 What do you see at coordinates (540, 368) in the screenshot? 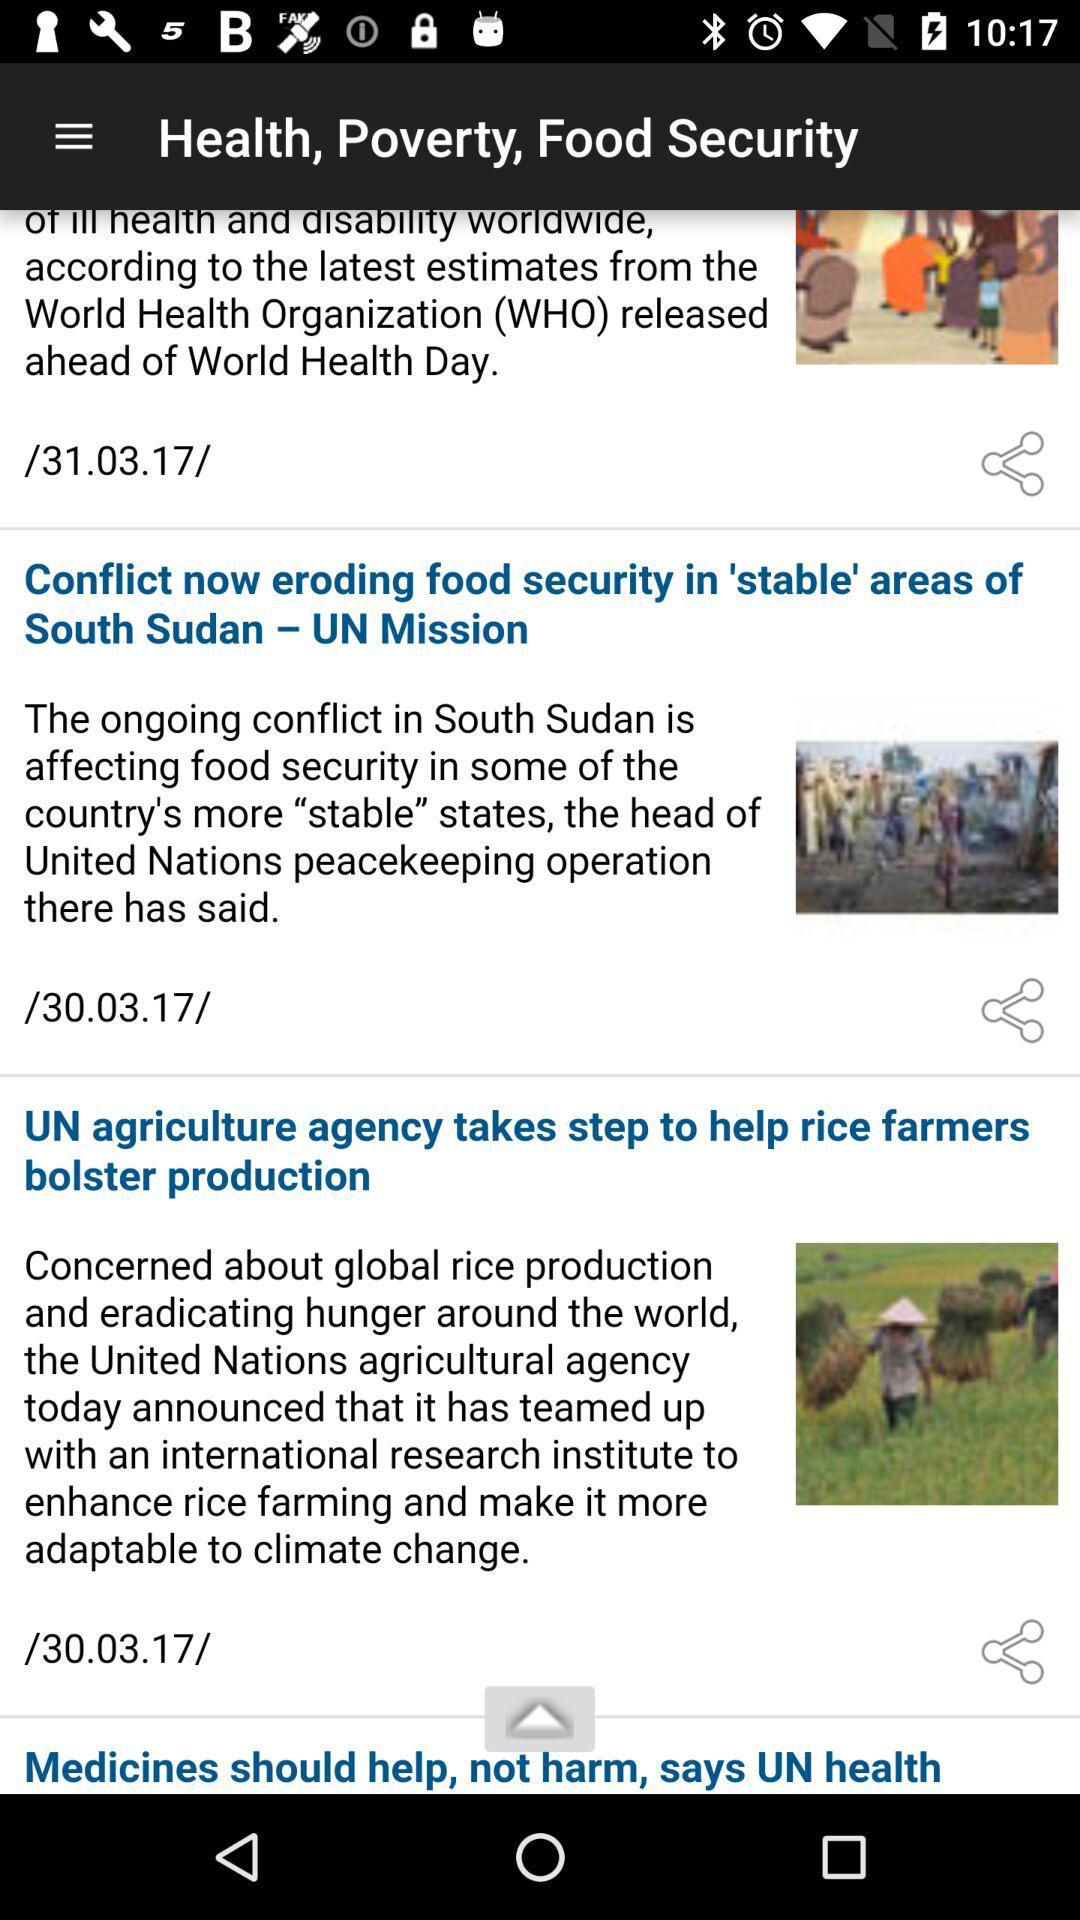
I see `read article` at bounding box center [540, 368].